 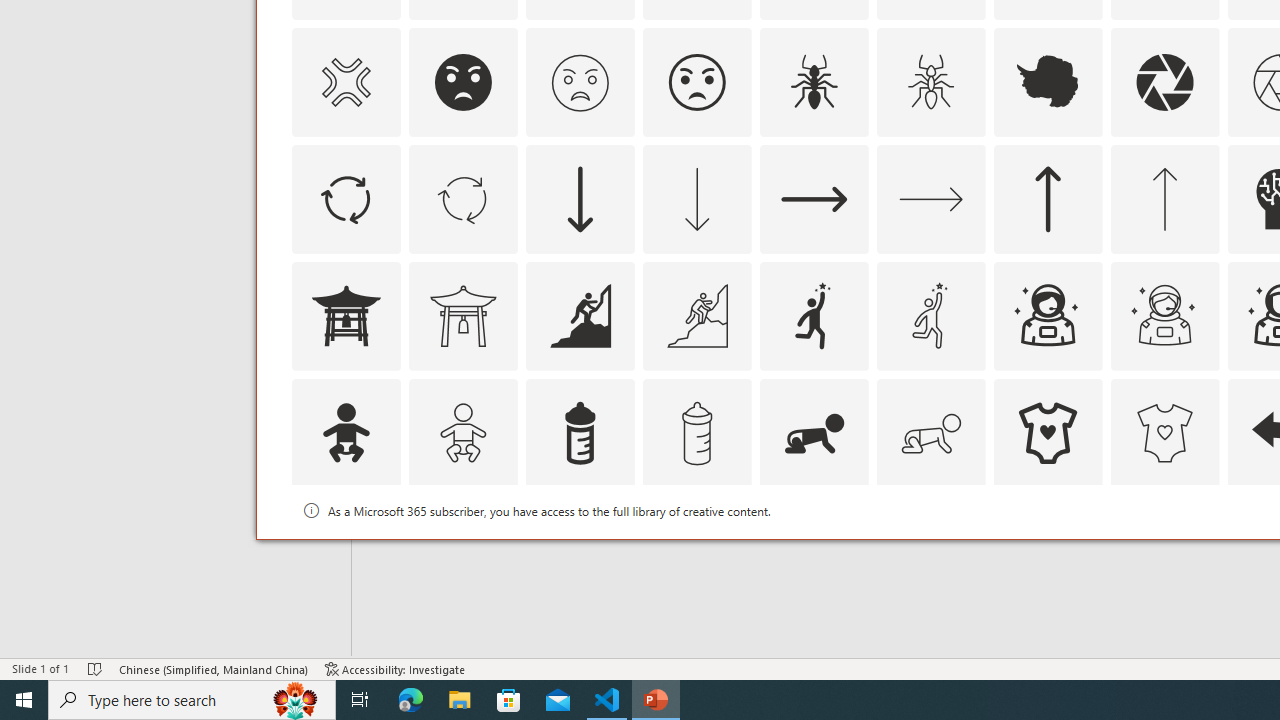 I want to click on 'AutomationID: Icons_AsianTemple1_M', so click(x=462, y=315).